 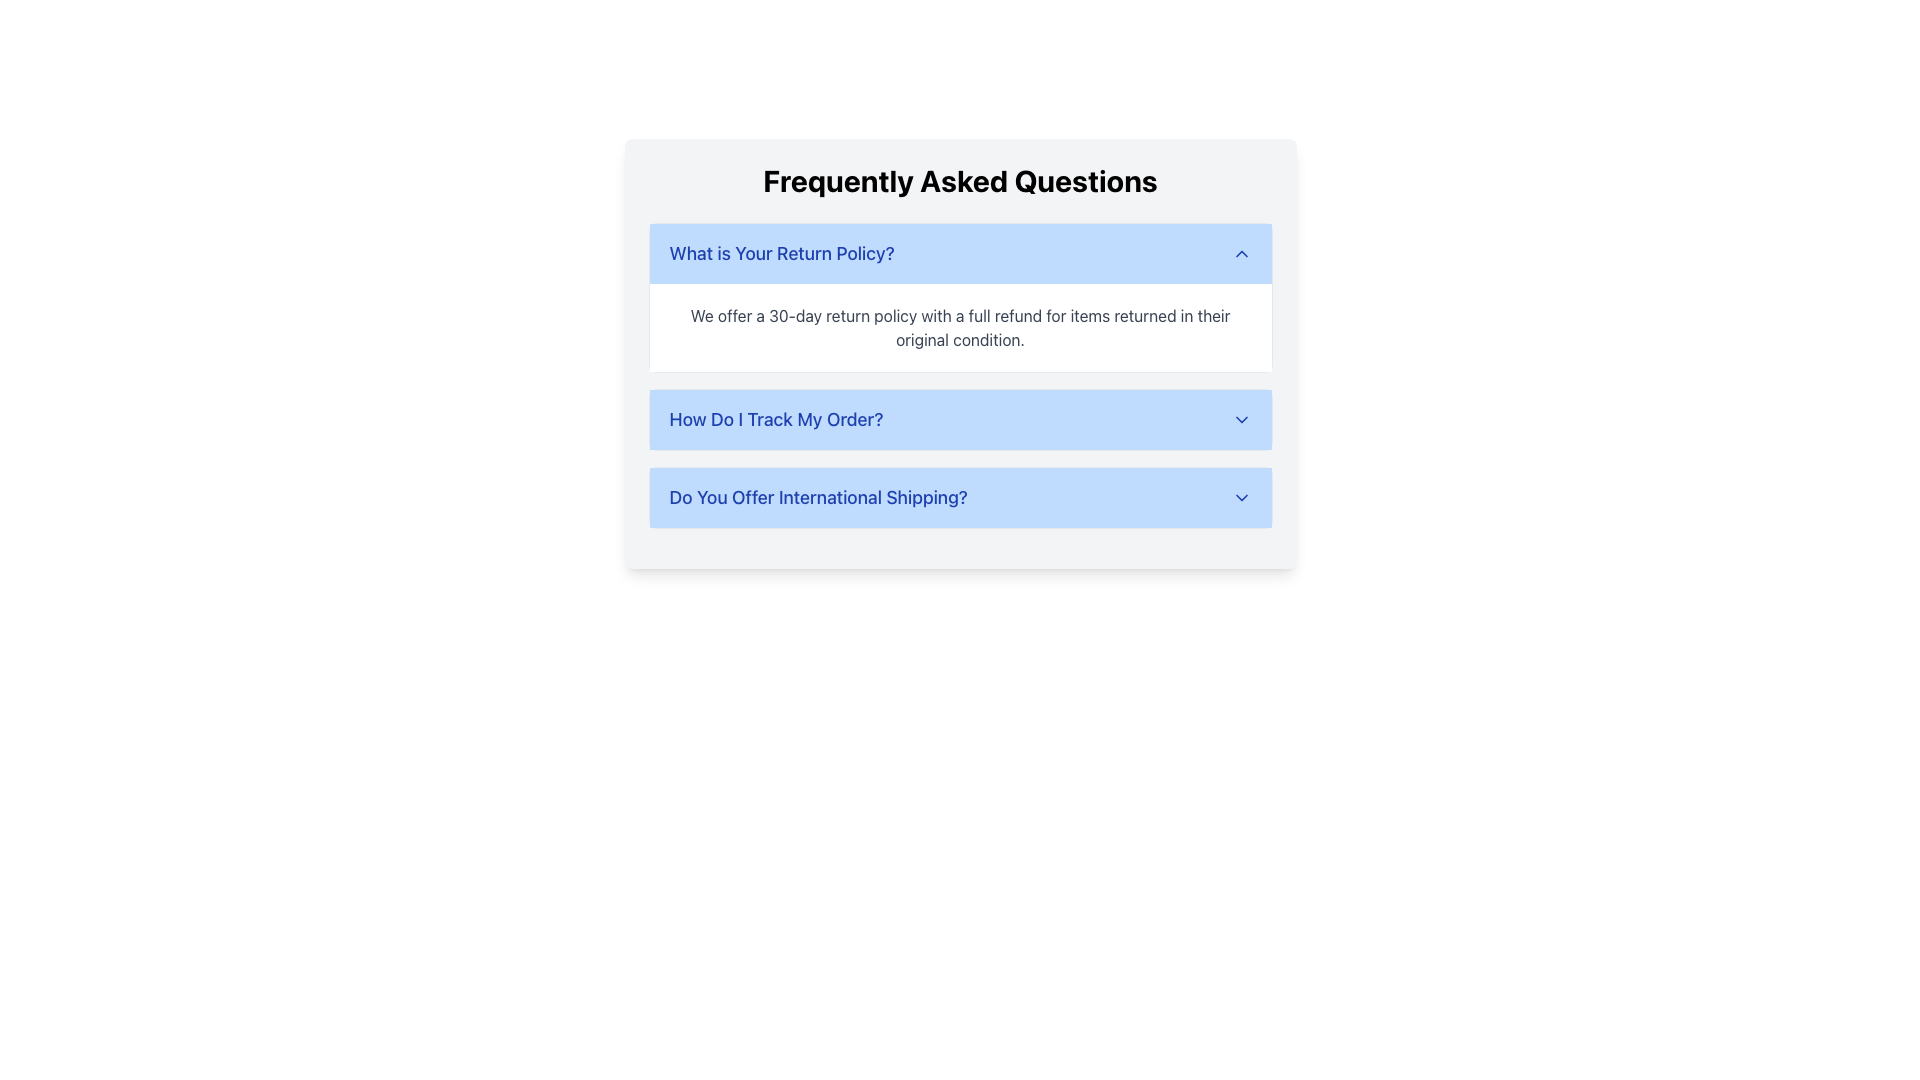 I want to click on the first Accordion content section of the FAQ element, so click(x=960, y=353).